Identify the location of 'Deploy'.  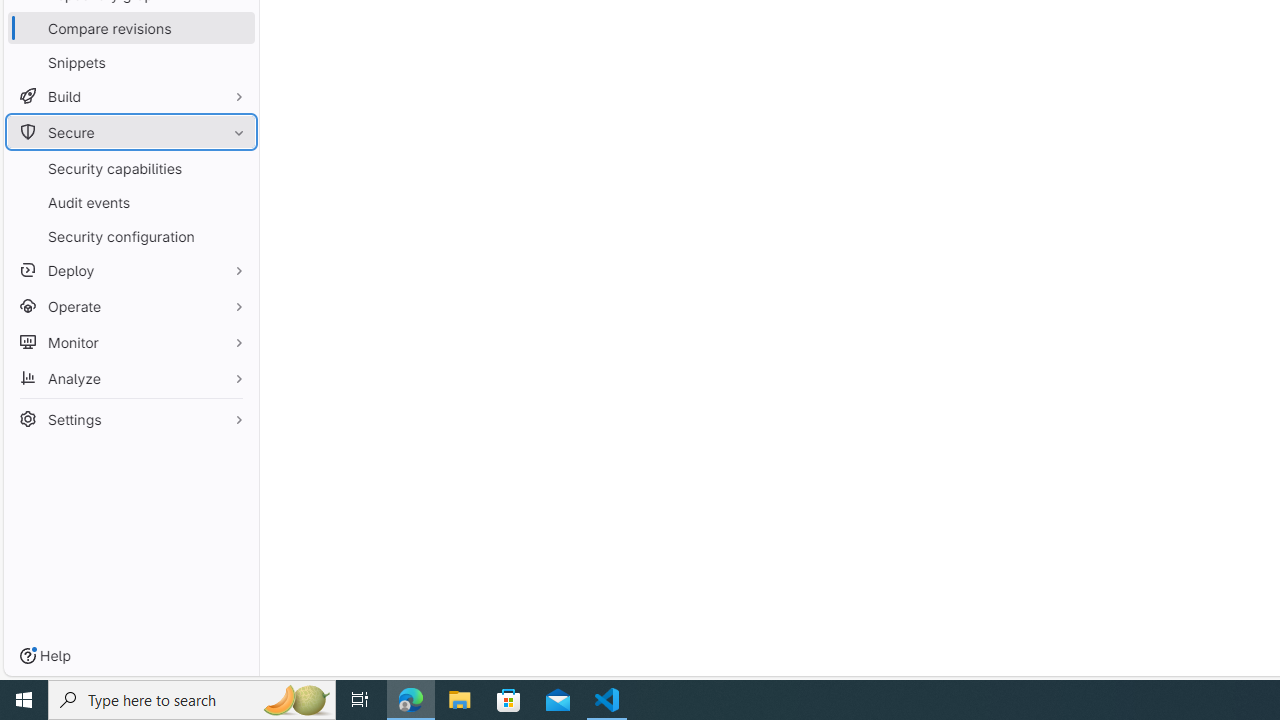
(130, 270).